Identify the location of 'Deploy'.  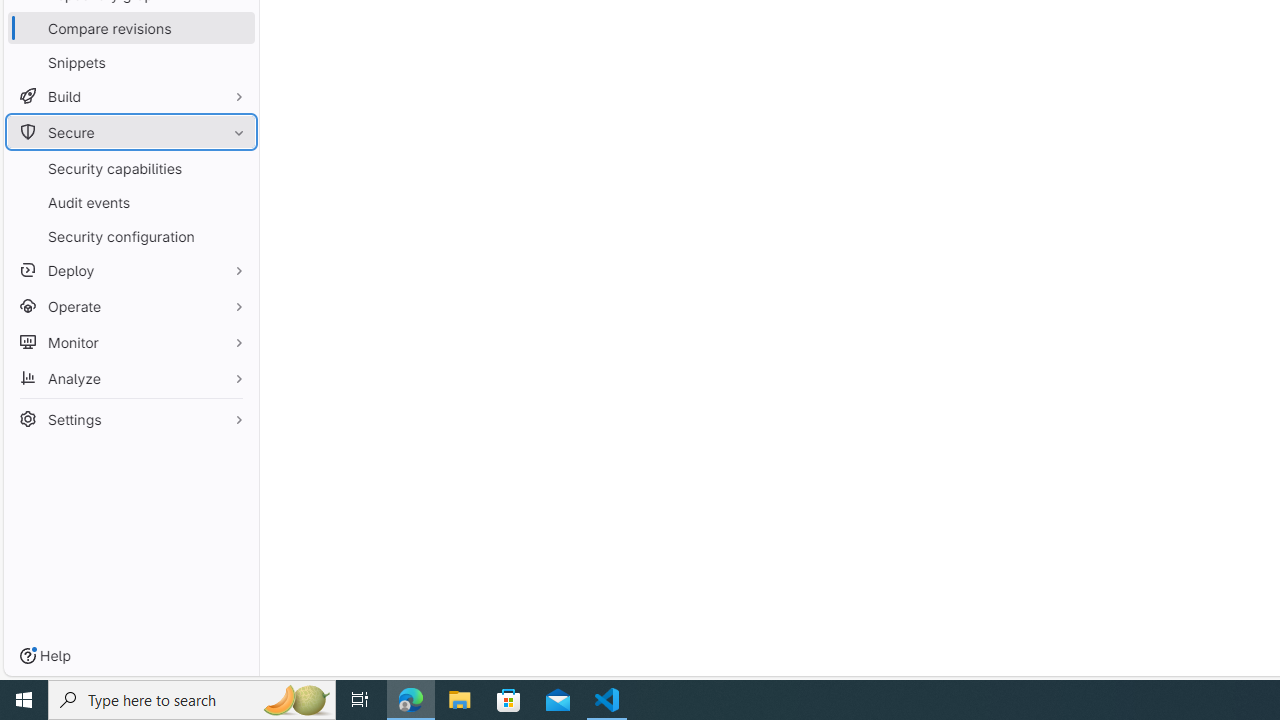
(130, 270).